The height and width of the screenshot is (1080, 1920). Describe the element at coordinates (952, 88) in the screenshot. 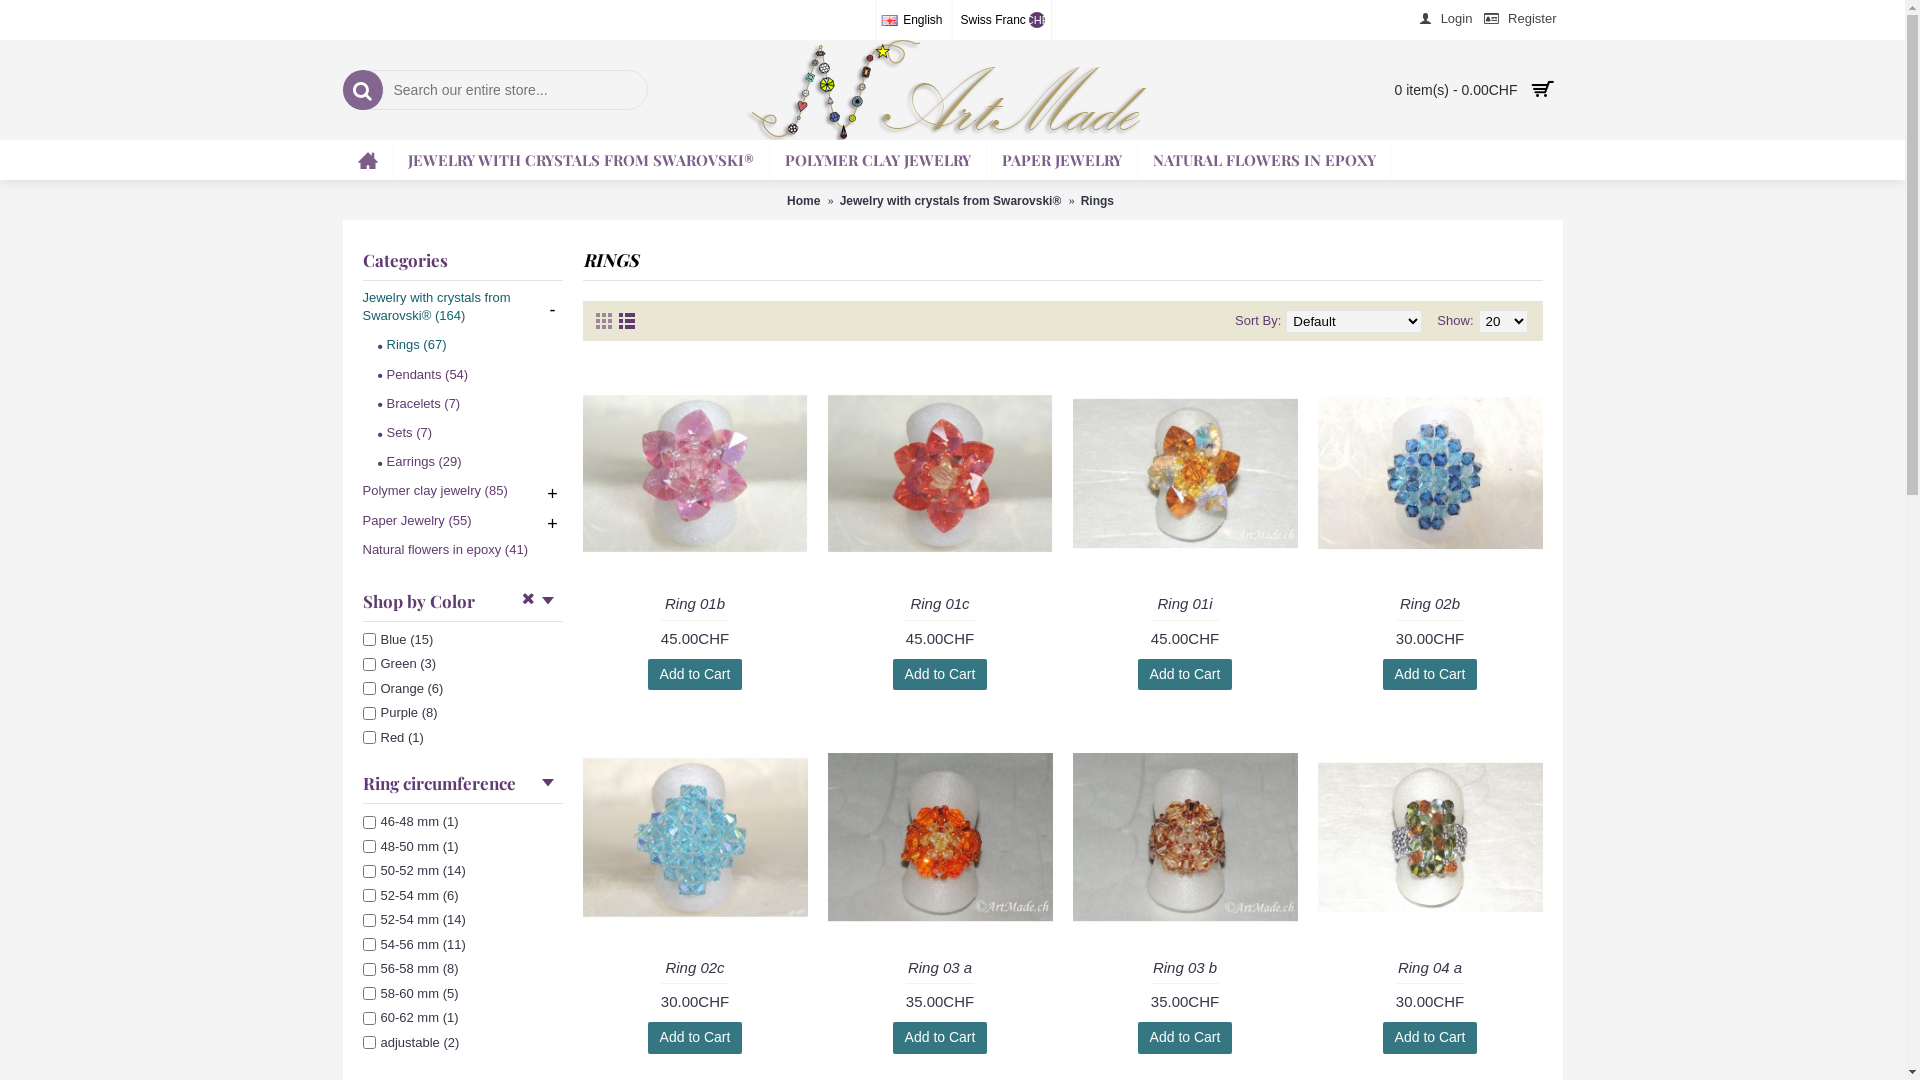

I see `'Artmade.ch'` at that location.